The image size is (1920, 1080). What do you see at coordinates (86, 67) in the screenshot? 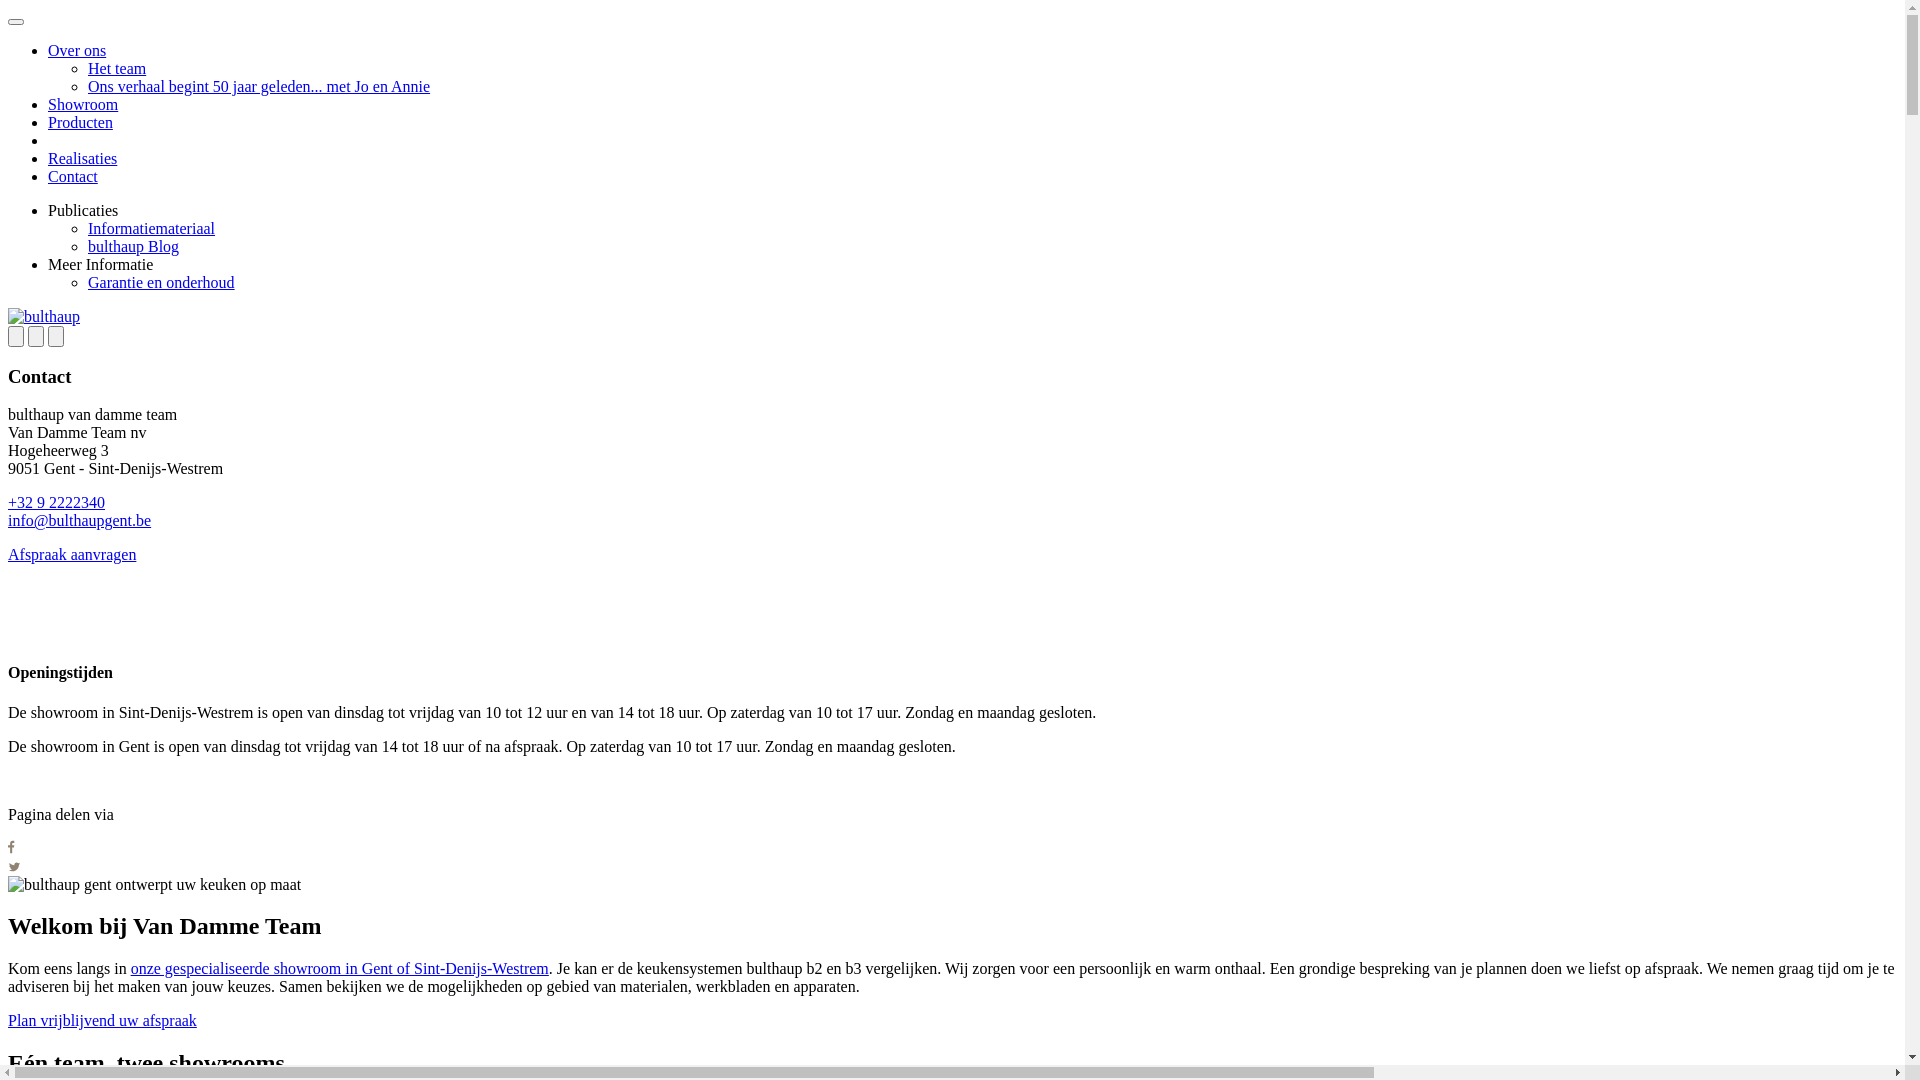
I see `'Het team'` at bounding box center [86, 67].